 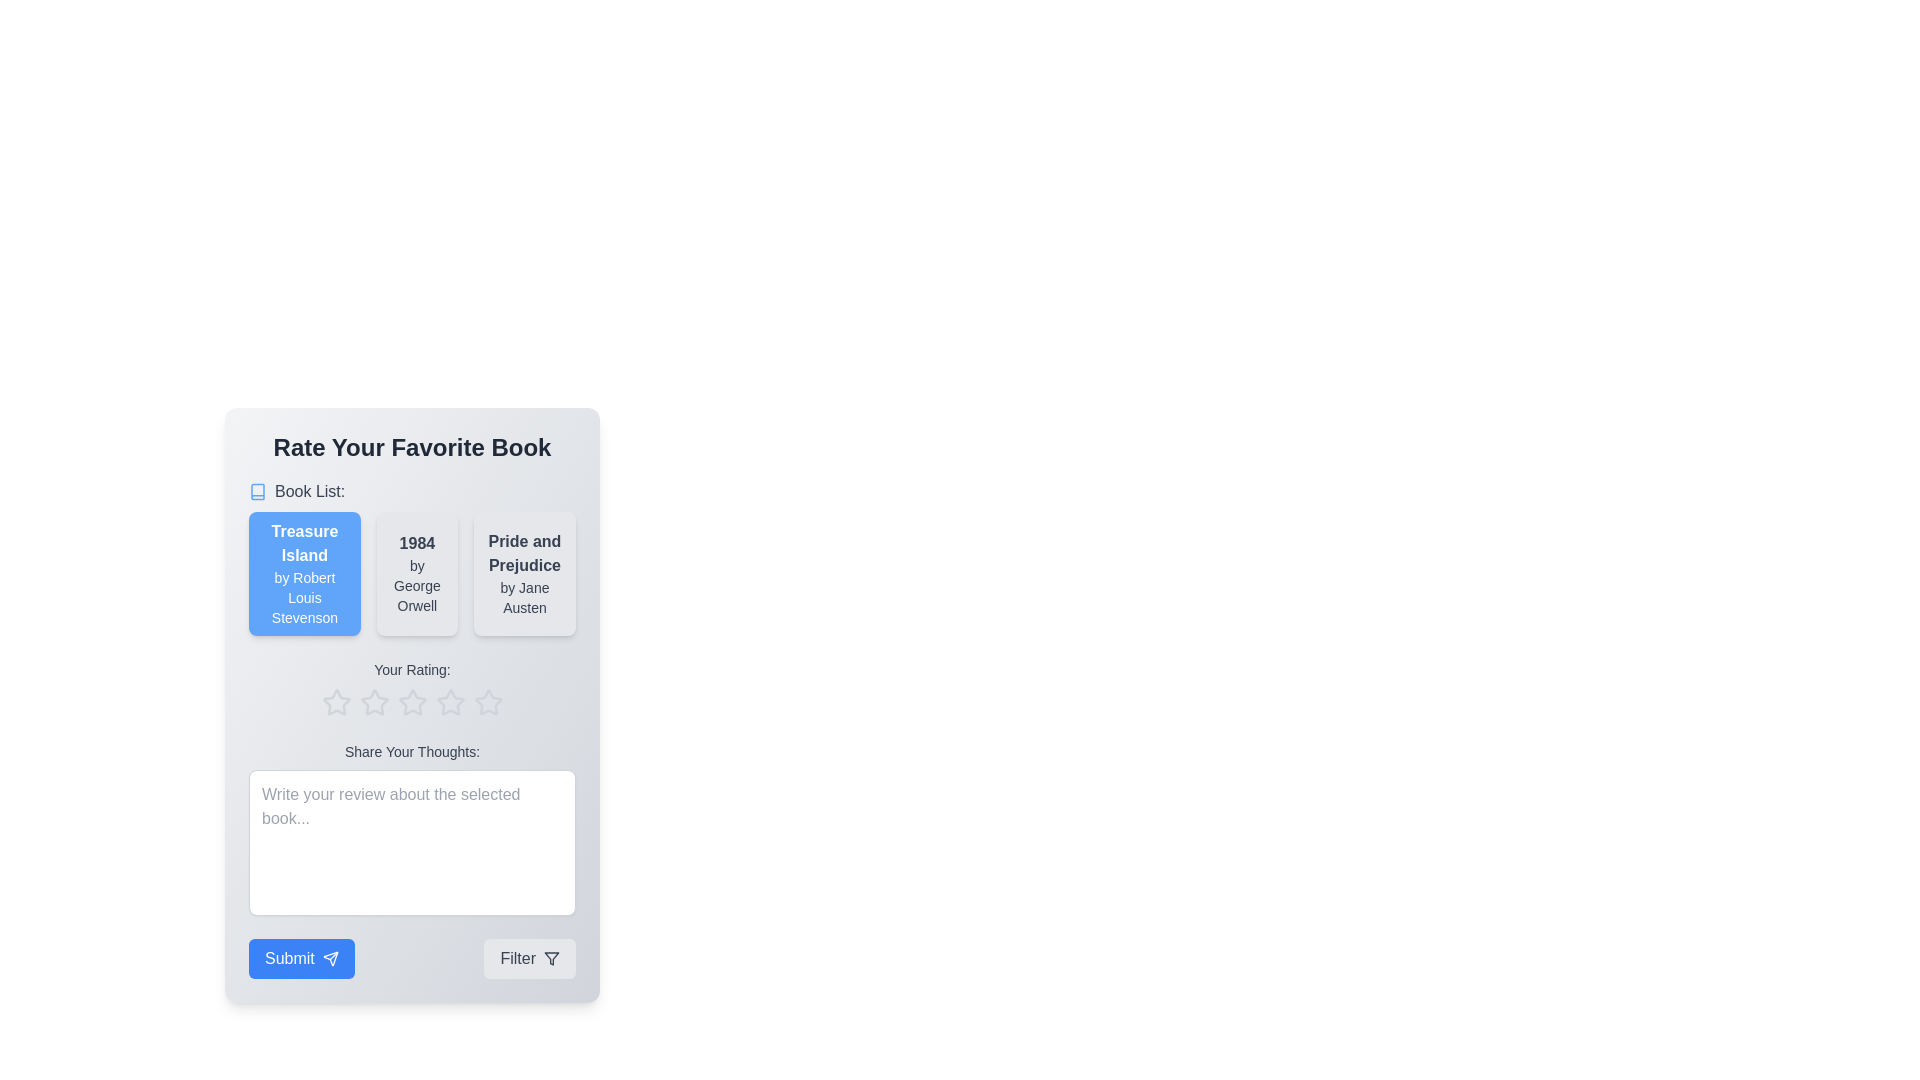 I want to click on the text label 'Your Rating:' which is a bold heading above the rating stars in the 'Rate Your Favorite Book' section, so click(x=411, y=670).